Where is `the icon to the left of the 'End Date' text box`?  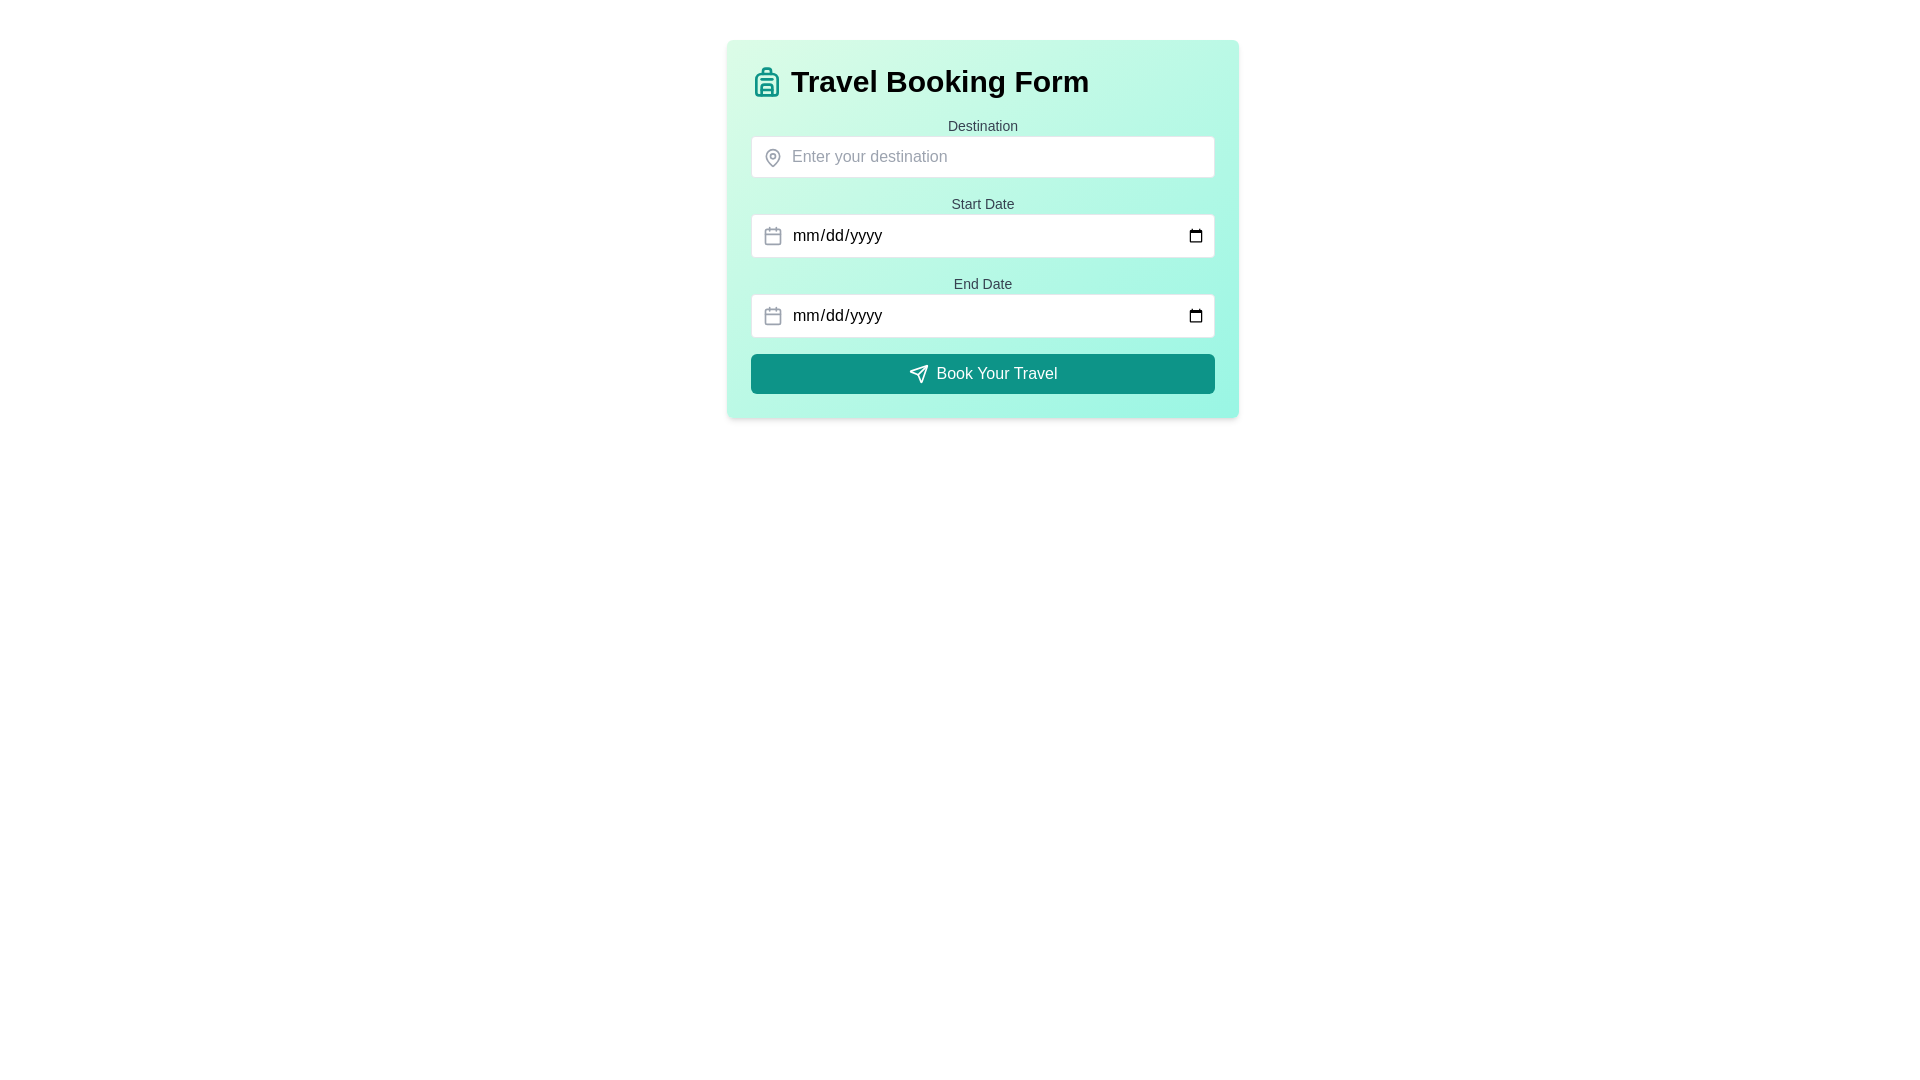
the icon to the left of the 'End Date' text box is located at coordinates (771, 315).